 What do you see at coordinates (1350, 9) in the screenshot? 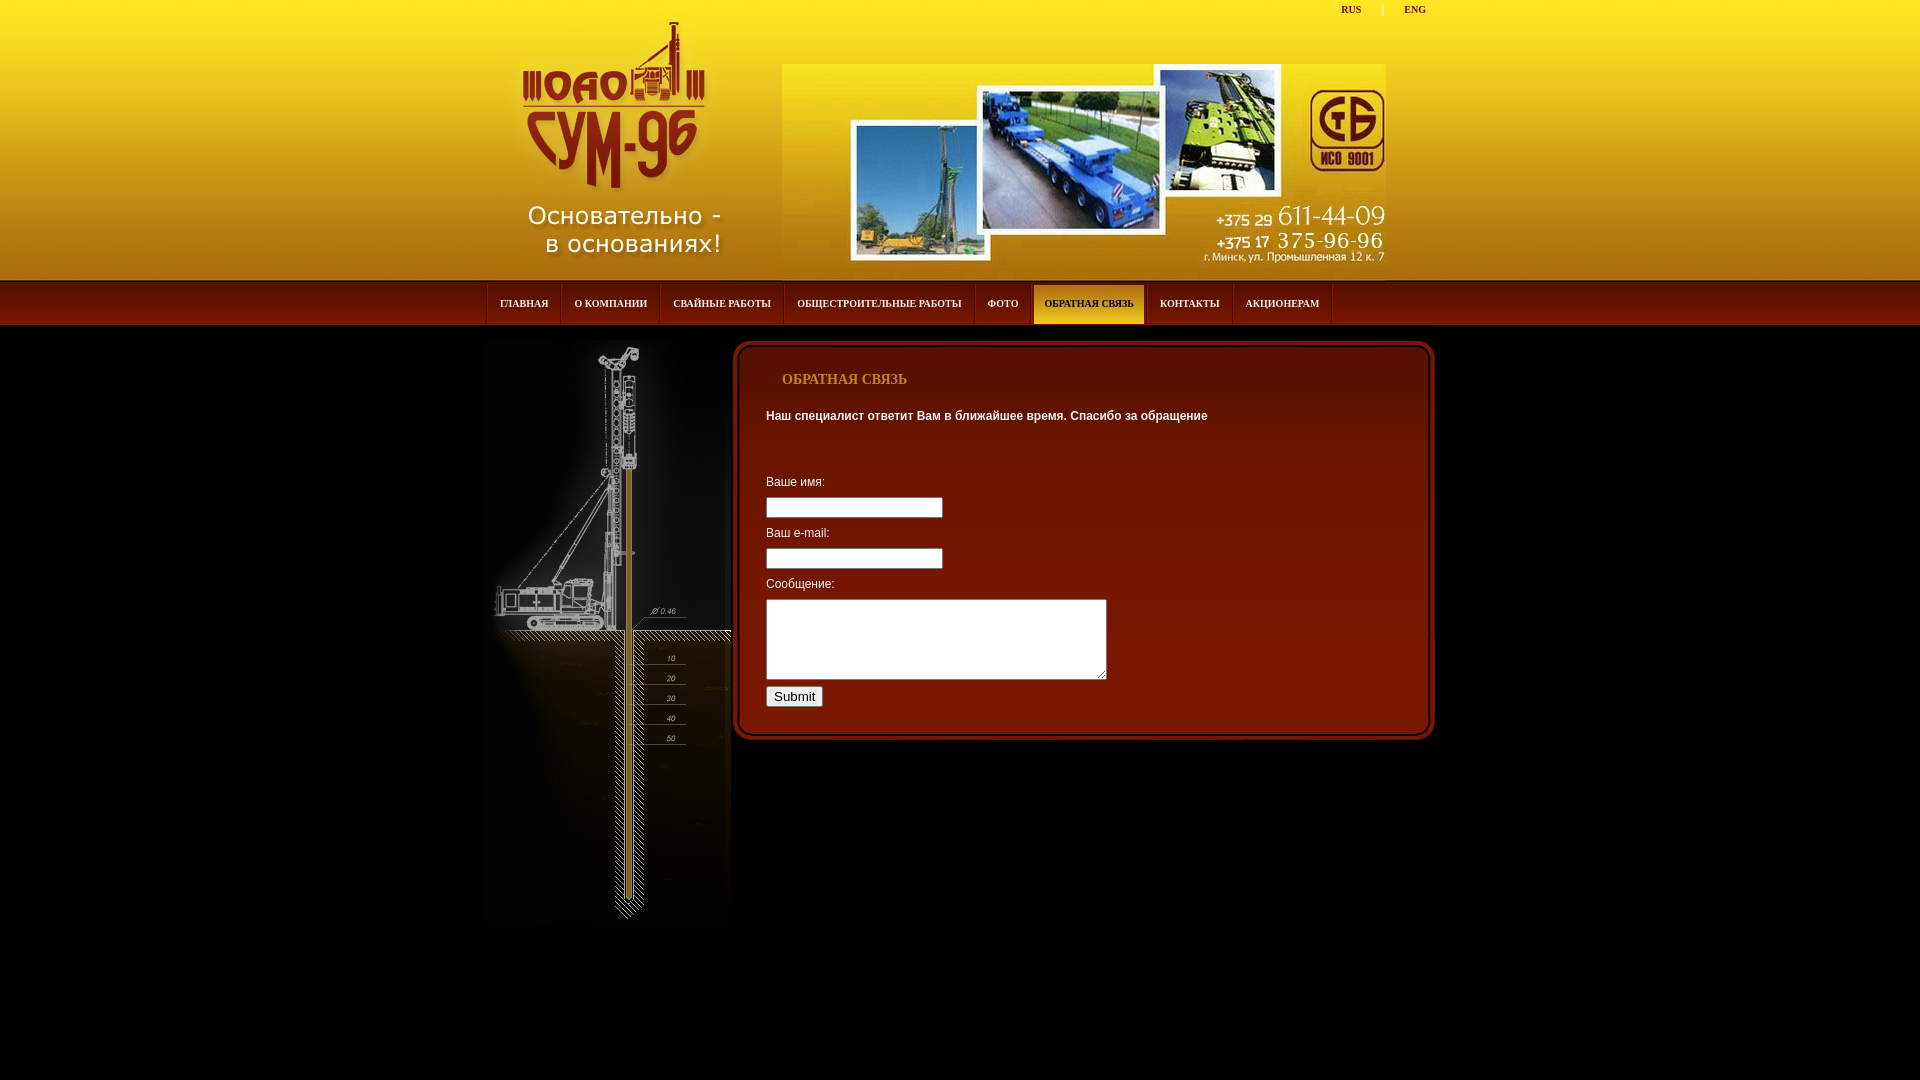
I see `'RUS'` at bounding box center [1350, 9].